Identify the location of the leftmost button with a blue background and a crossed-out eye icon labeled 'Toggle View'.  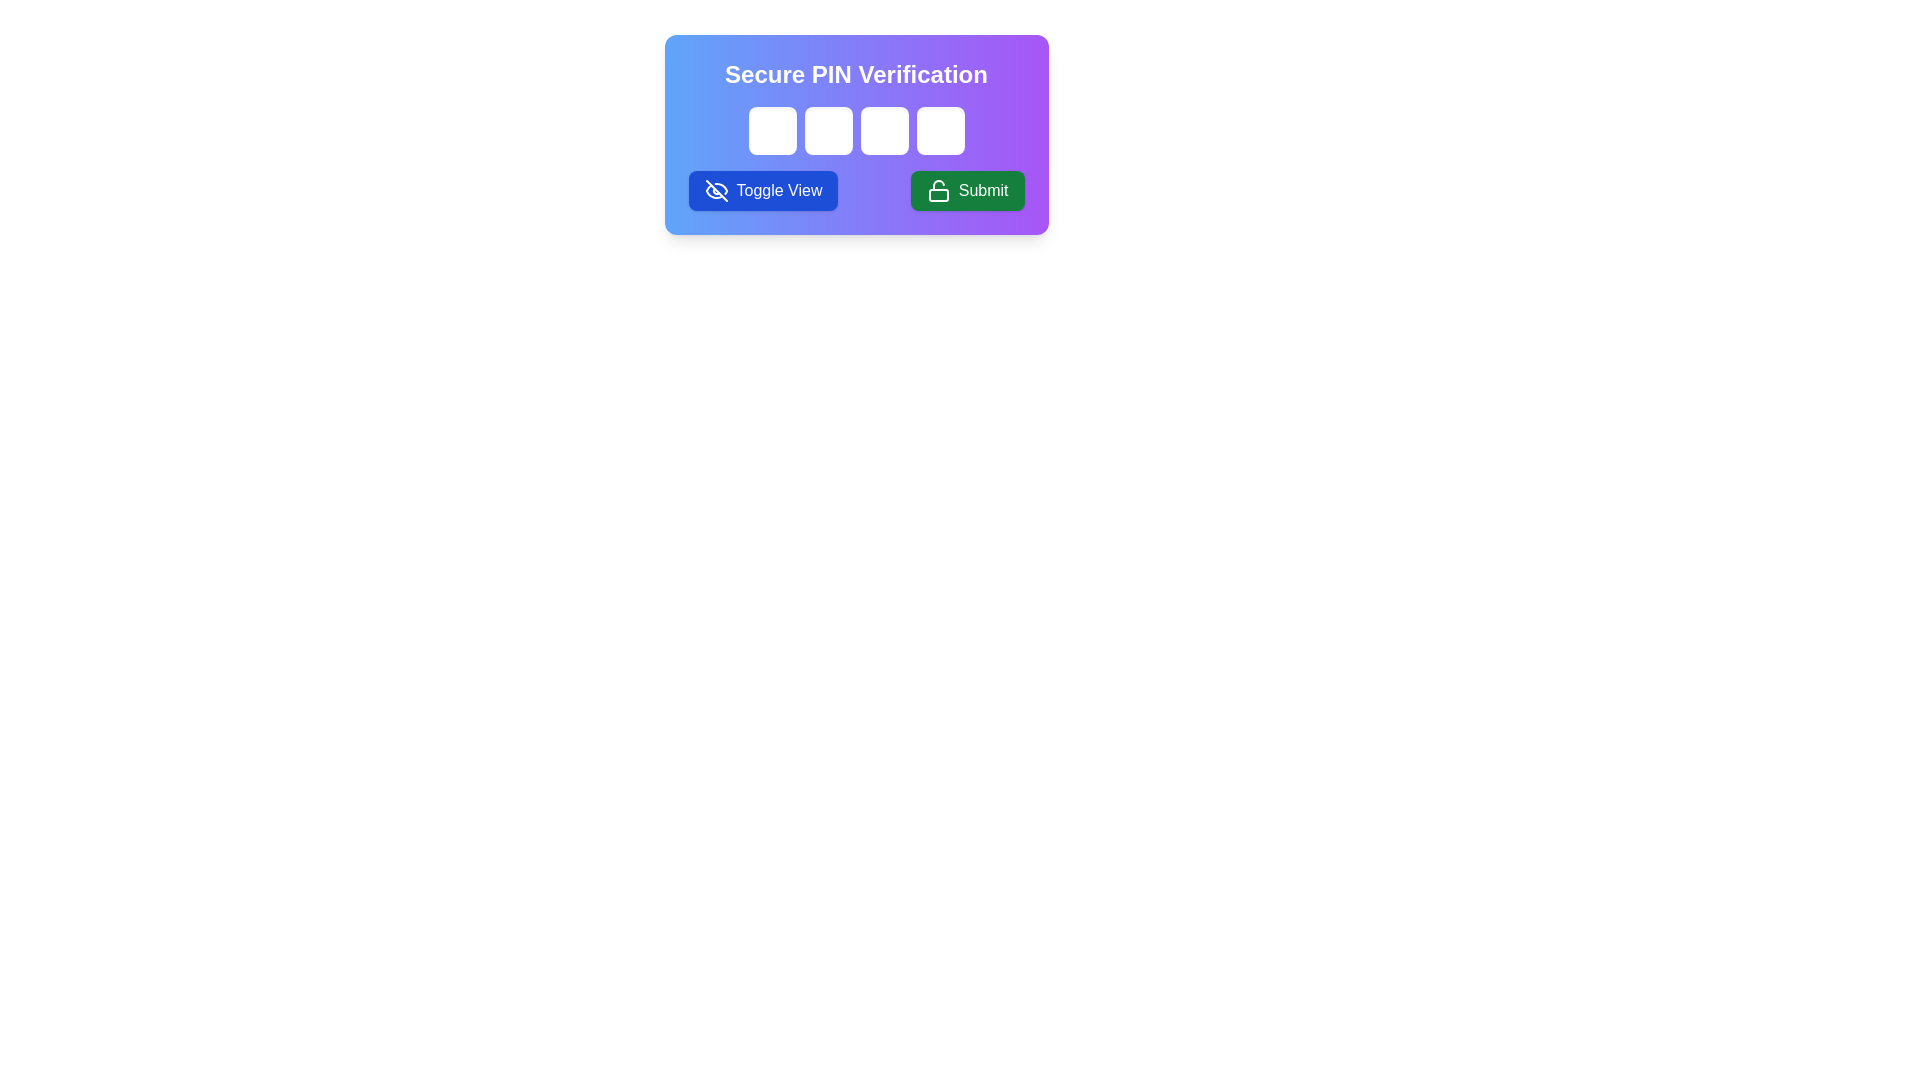
(762, 191).